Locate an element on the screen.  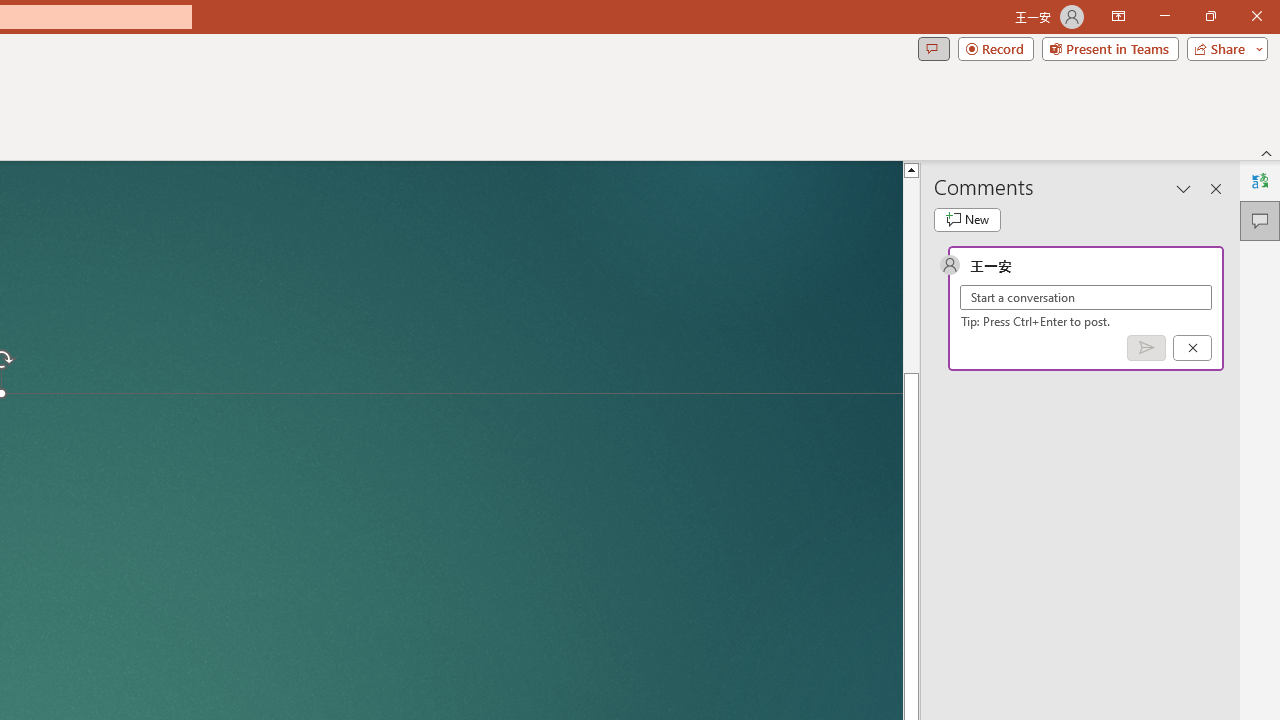
'New comment' is located at coordinates (967, 219).